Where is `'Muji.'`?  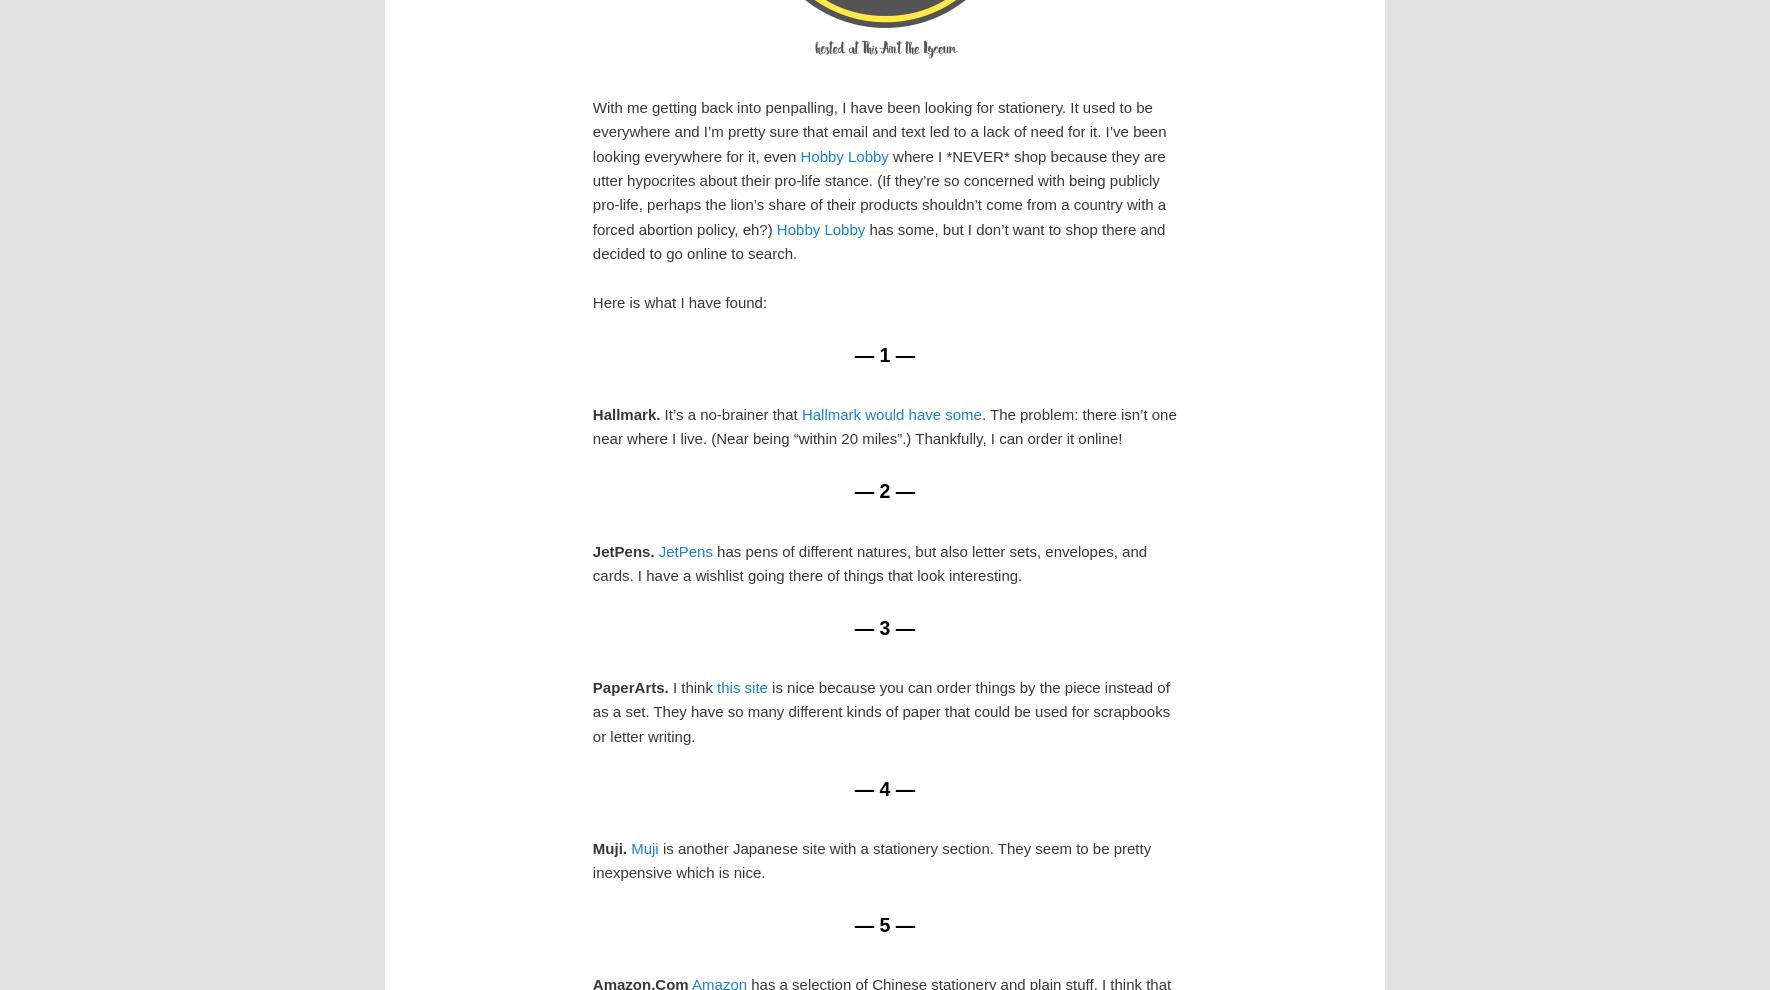 'Muji.' is located at coordinates (608, 847).